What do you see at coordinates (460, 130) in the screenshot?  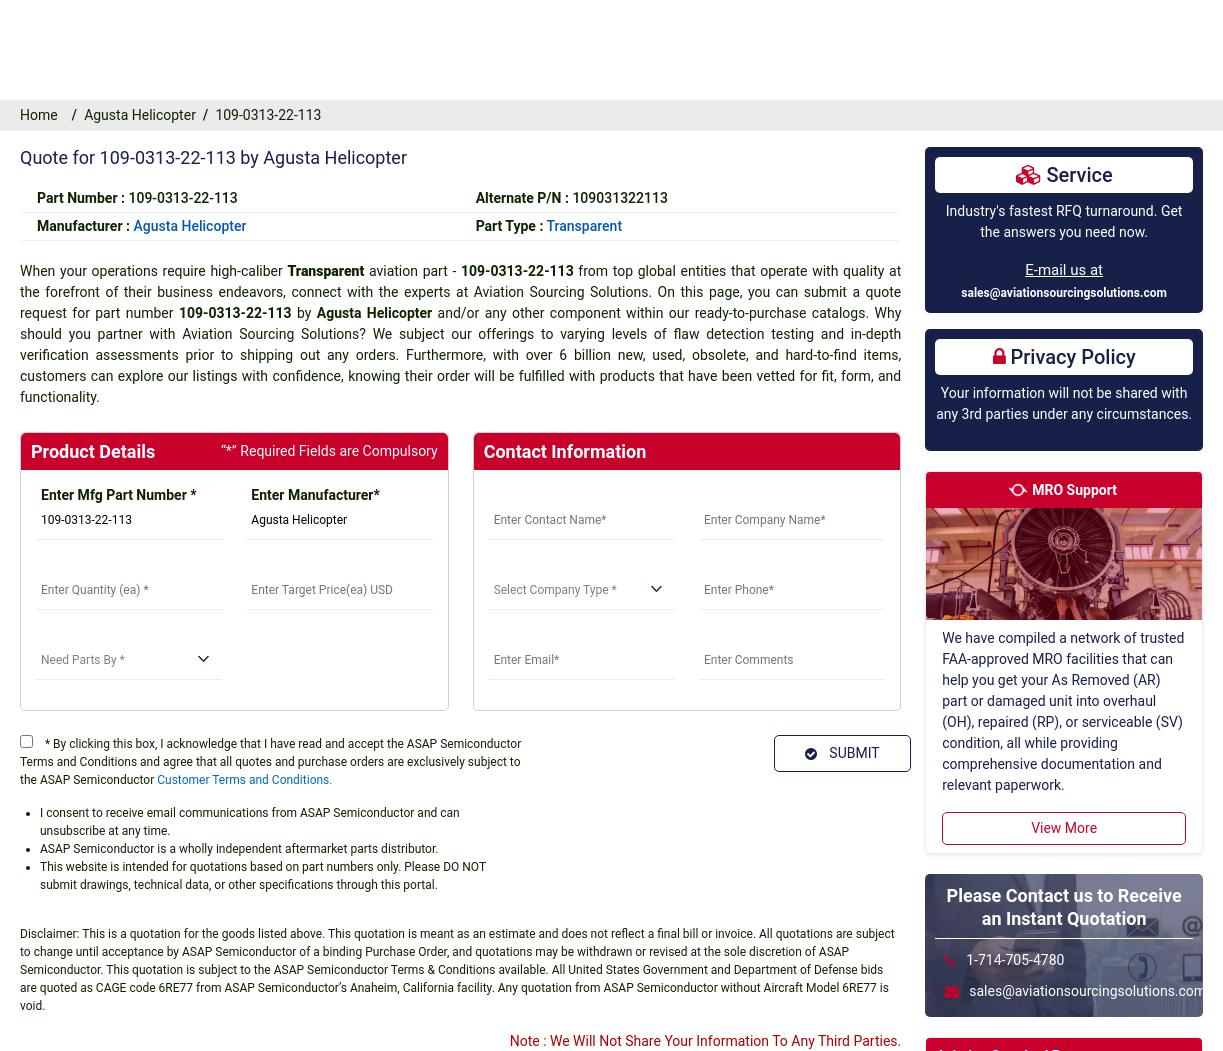 I see `'with time and cost savings. If you prefer one-on-one assistance from one of our representatives, contact us via phone or email at any time; we are available around the clock!'` at bounding box center [460, 130].